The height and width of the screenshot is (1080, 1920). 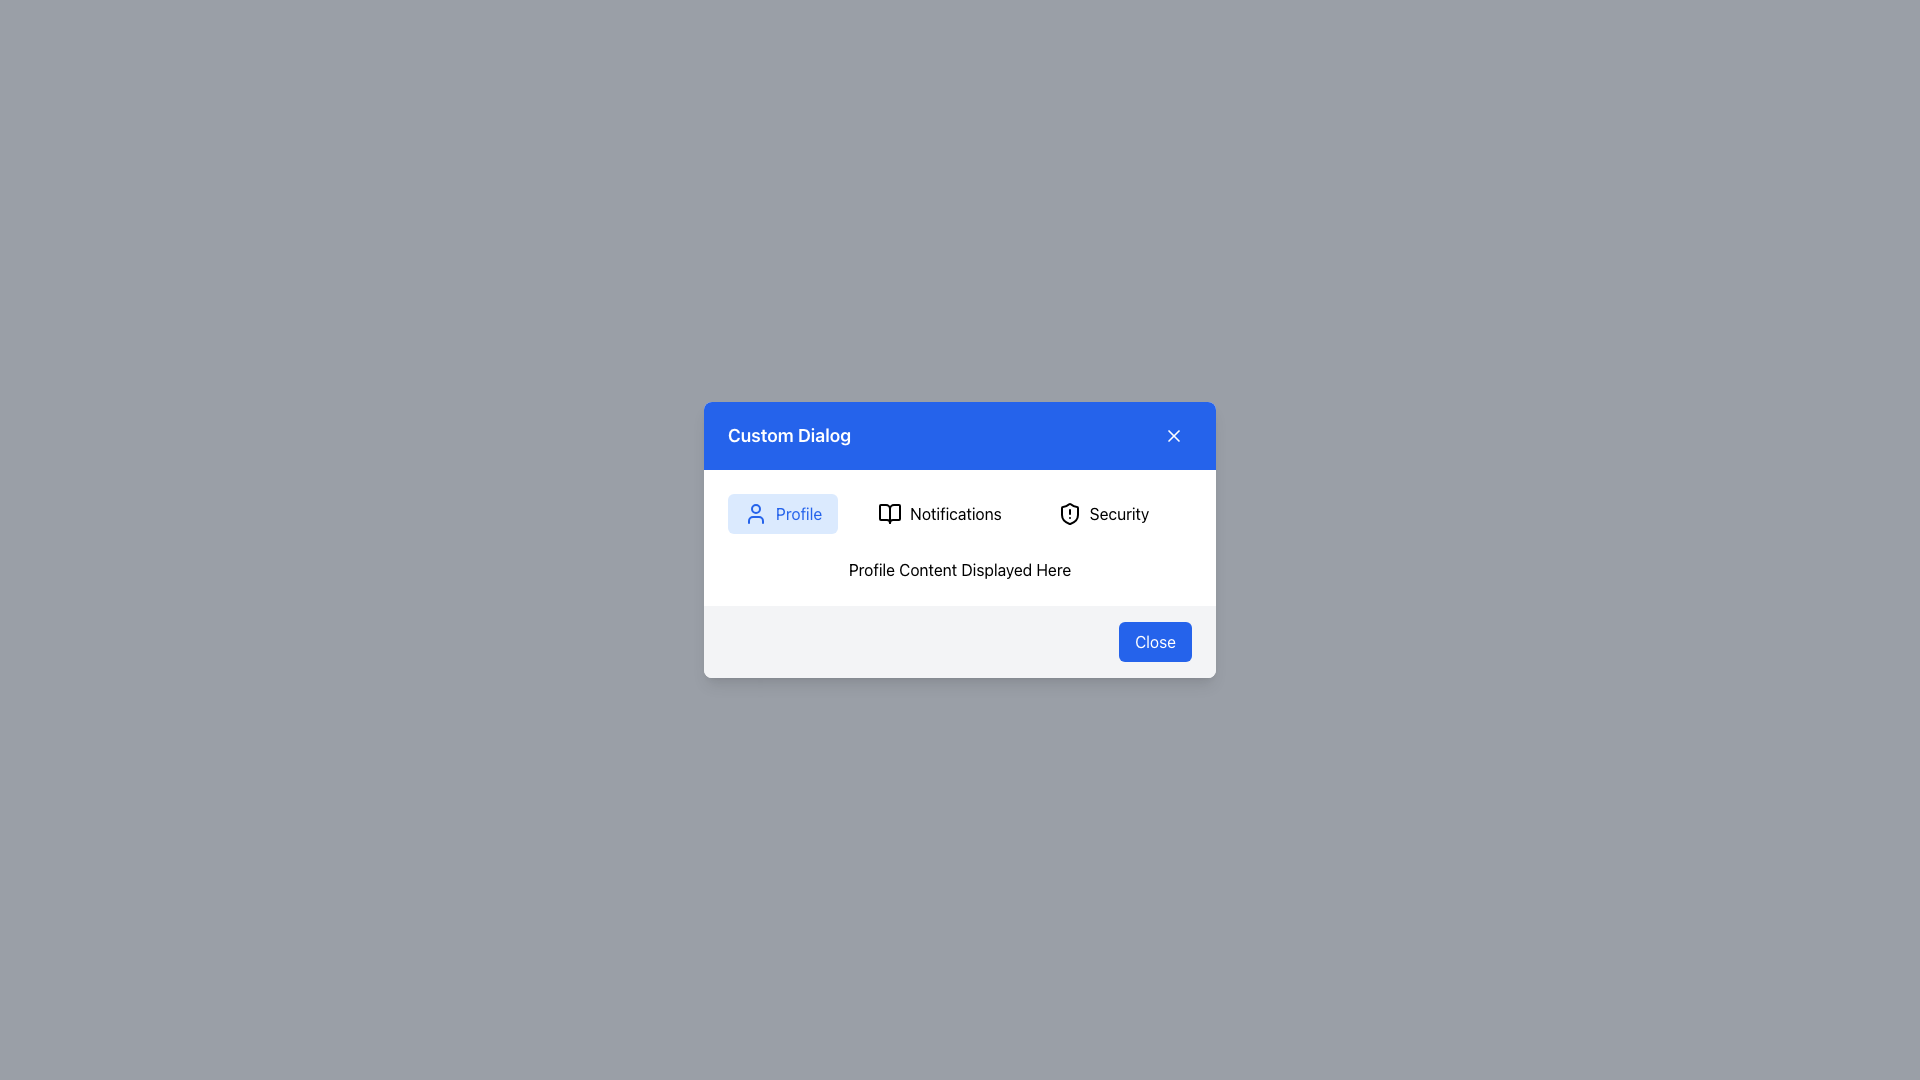 What do you see at coordinates (1174, 434) in the screenshot?
I see `the close icon button located in the top-right corner of the dialog box` at bounding box center [1174, 434].